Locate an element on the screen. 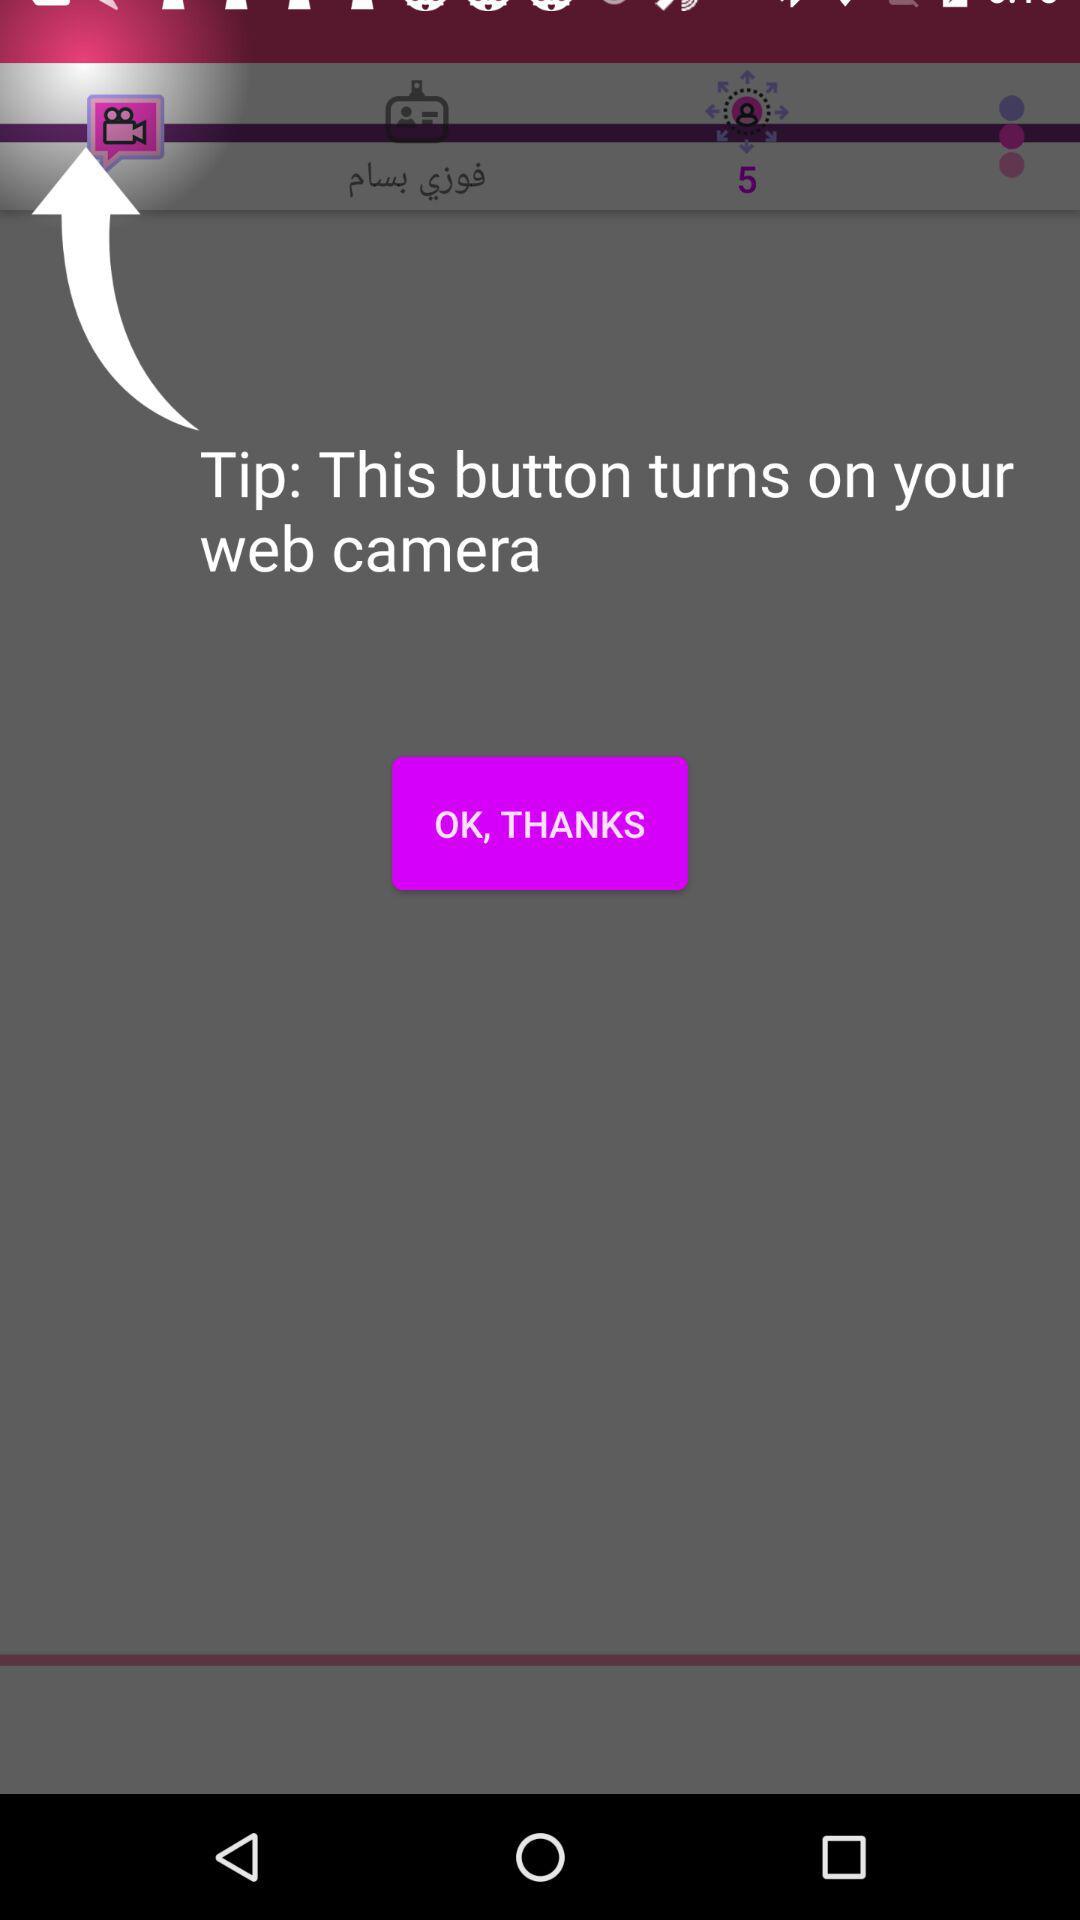 Image resolution: width=1080 pixels, height=1920 pixels. item below the tip this button is located at coordinates (540, 823).